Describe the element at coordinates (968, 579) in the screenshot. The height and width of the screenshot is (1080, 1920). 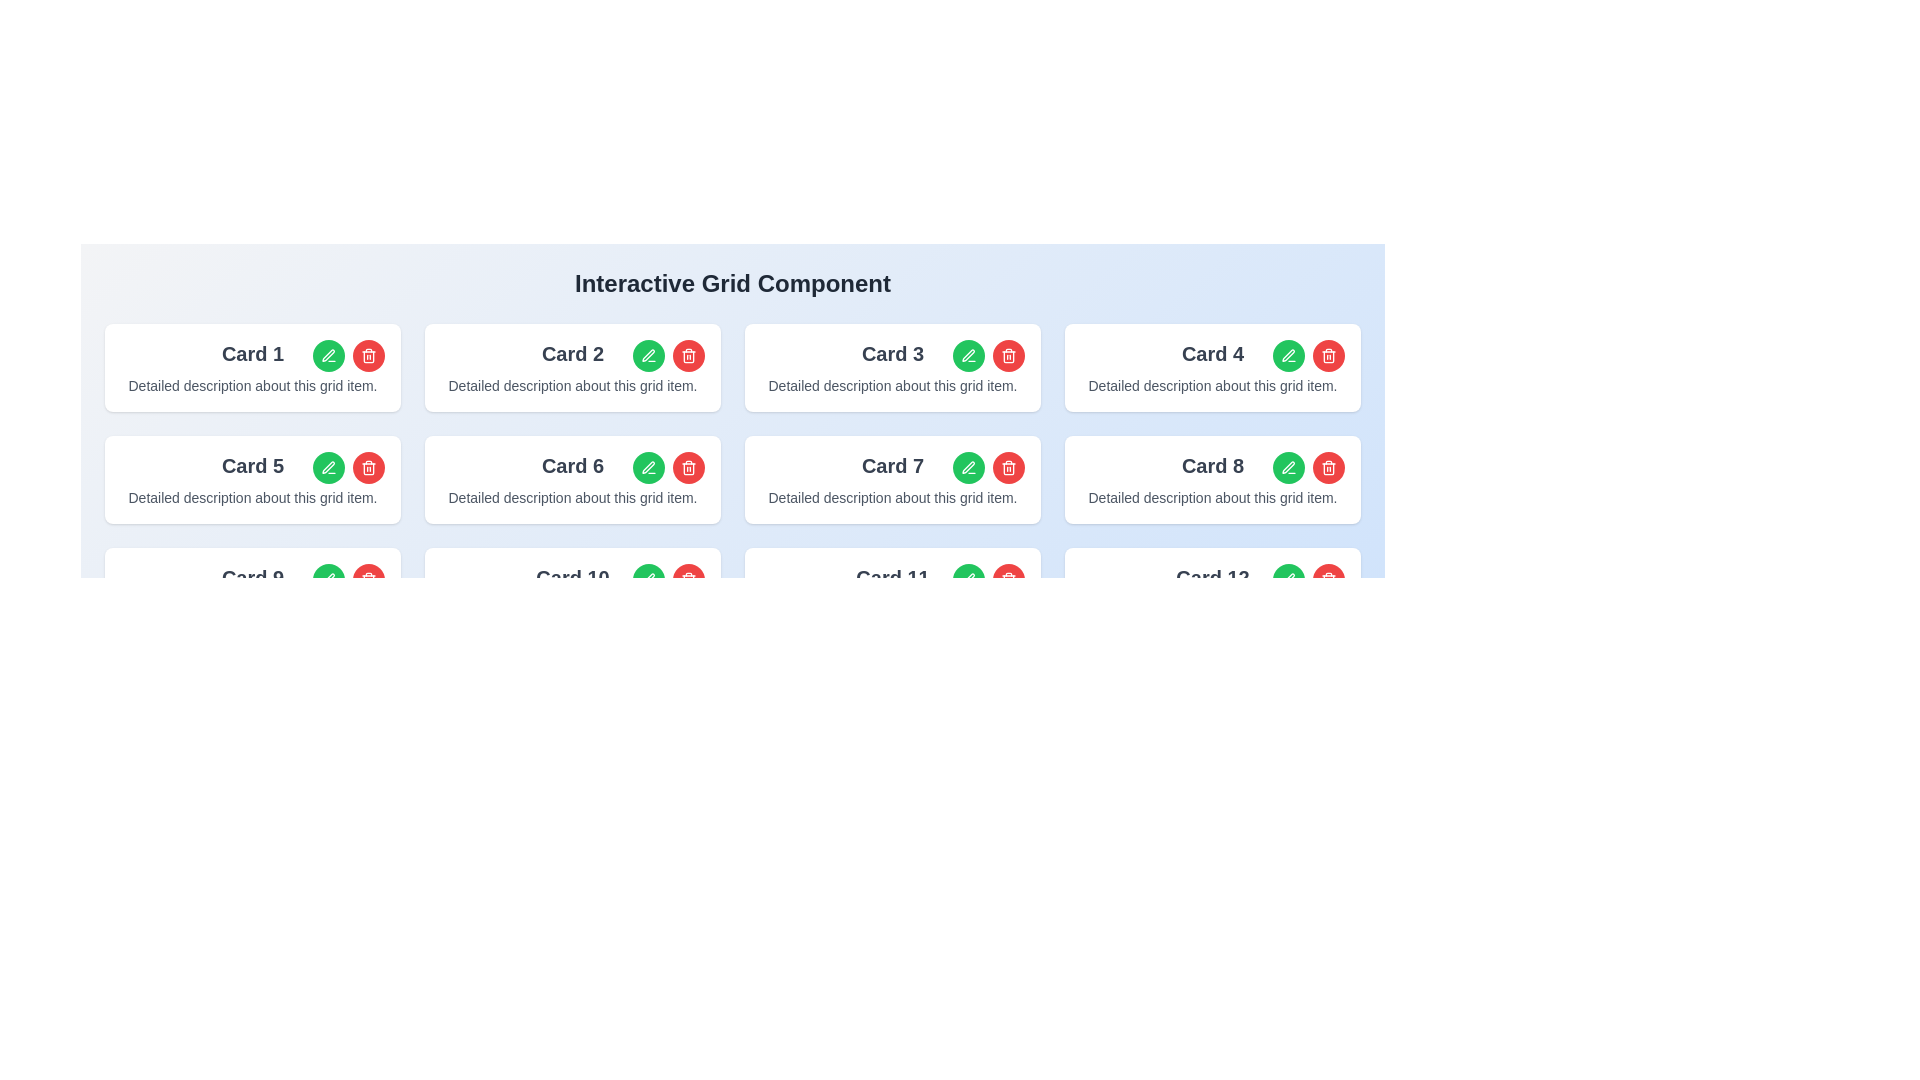
I see `the green pen icon styled as an SVG graphic located in the 'Card 11' section of the 'Interactive Grid Component' interface to initiate editing` at that location.